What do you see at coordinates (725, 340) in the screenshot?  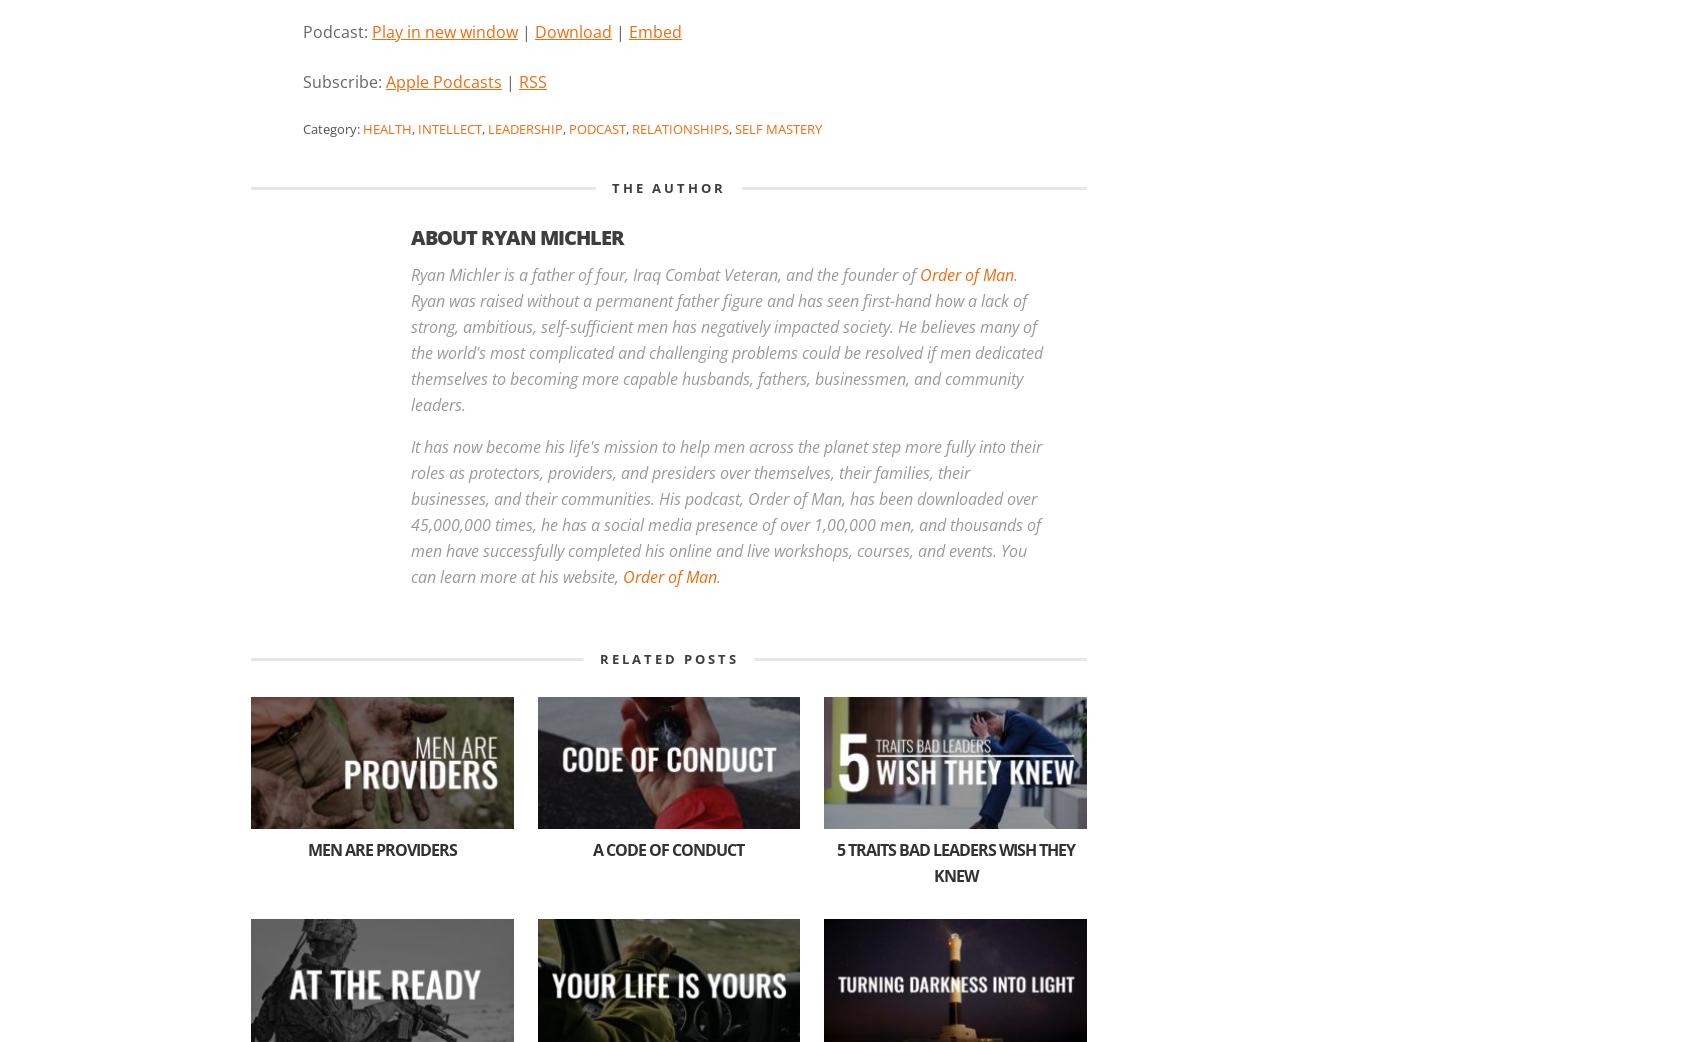 I see `'. Ryan was raised without a permanent father figure and has seen first-hand how a lack of strong, ambitious, self-sufficient men has negatively impacted society. He believes many of the world's most complicated and challenging problems could be resolved if men dedicated themselves to becoming more capable husbands, fathers, businessmen, and community leaders.'` at bounding box center [725, 340].